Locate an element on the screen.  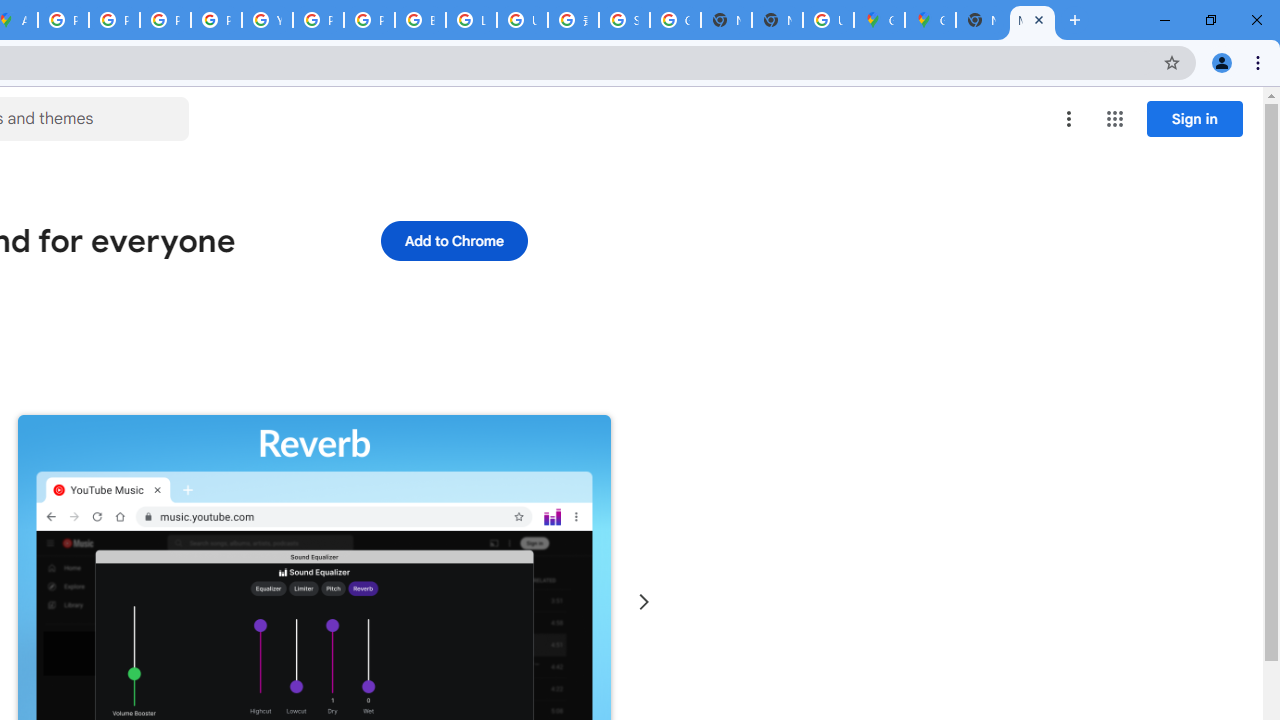
'Privacy Help Center - Policies Help' is located at coordinates (165, 20).